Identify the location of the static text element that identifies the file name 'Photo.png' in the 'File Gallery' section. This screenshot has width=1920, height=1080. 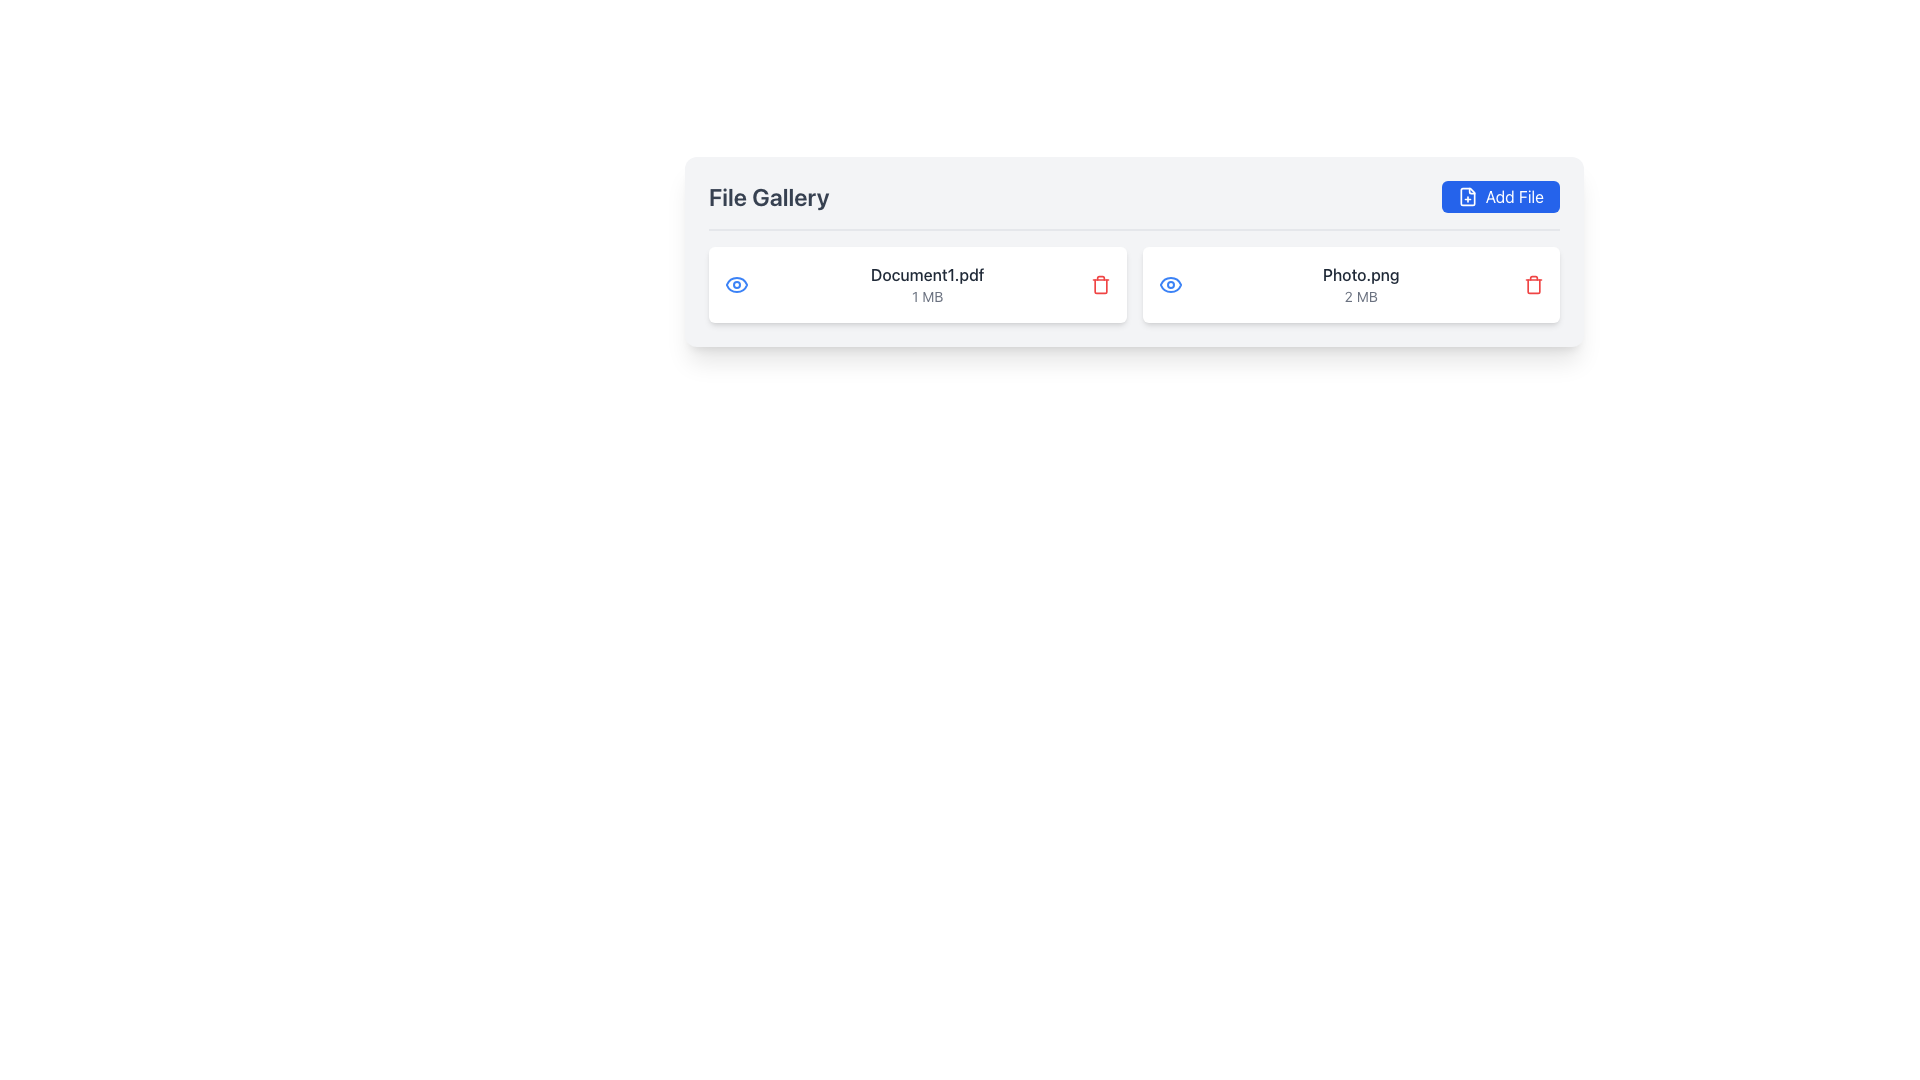
(1360, 274).